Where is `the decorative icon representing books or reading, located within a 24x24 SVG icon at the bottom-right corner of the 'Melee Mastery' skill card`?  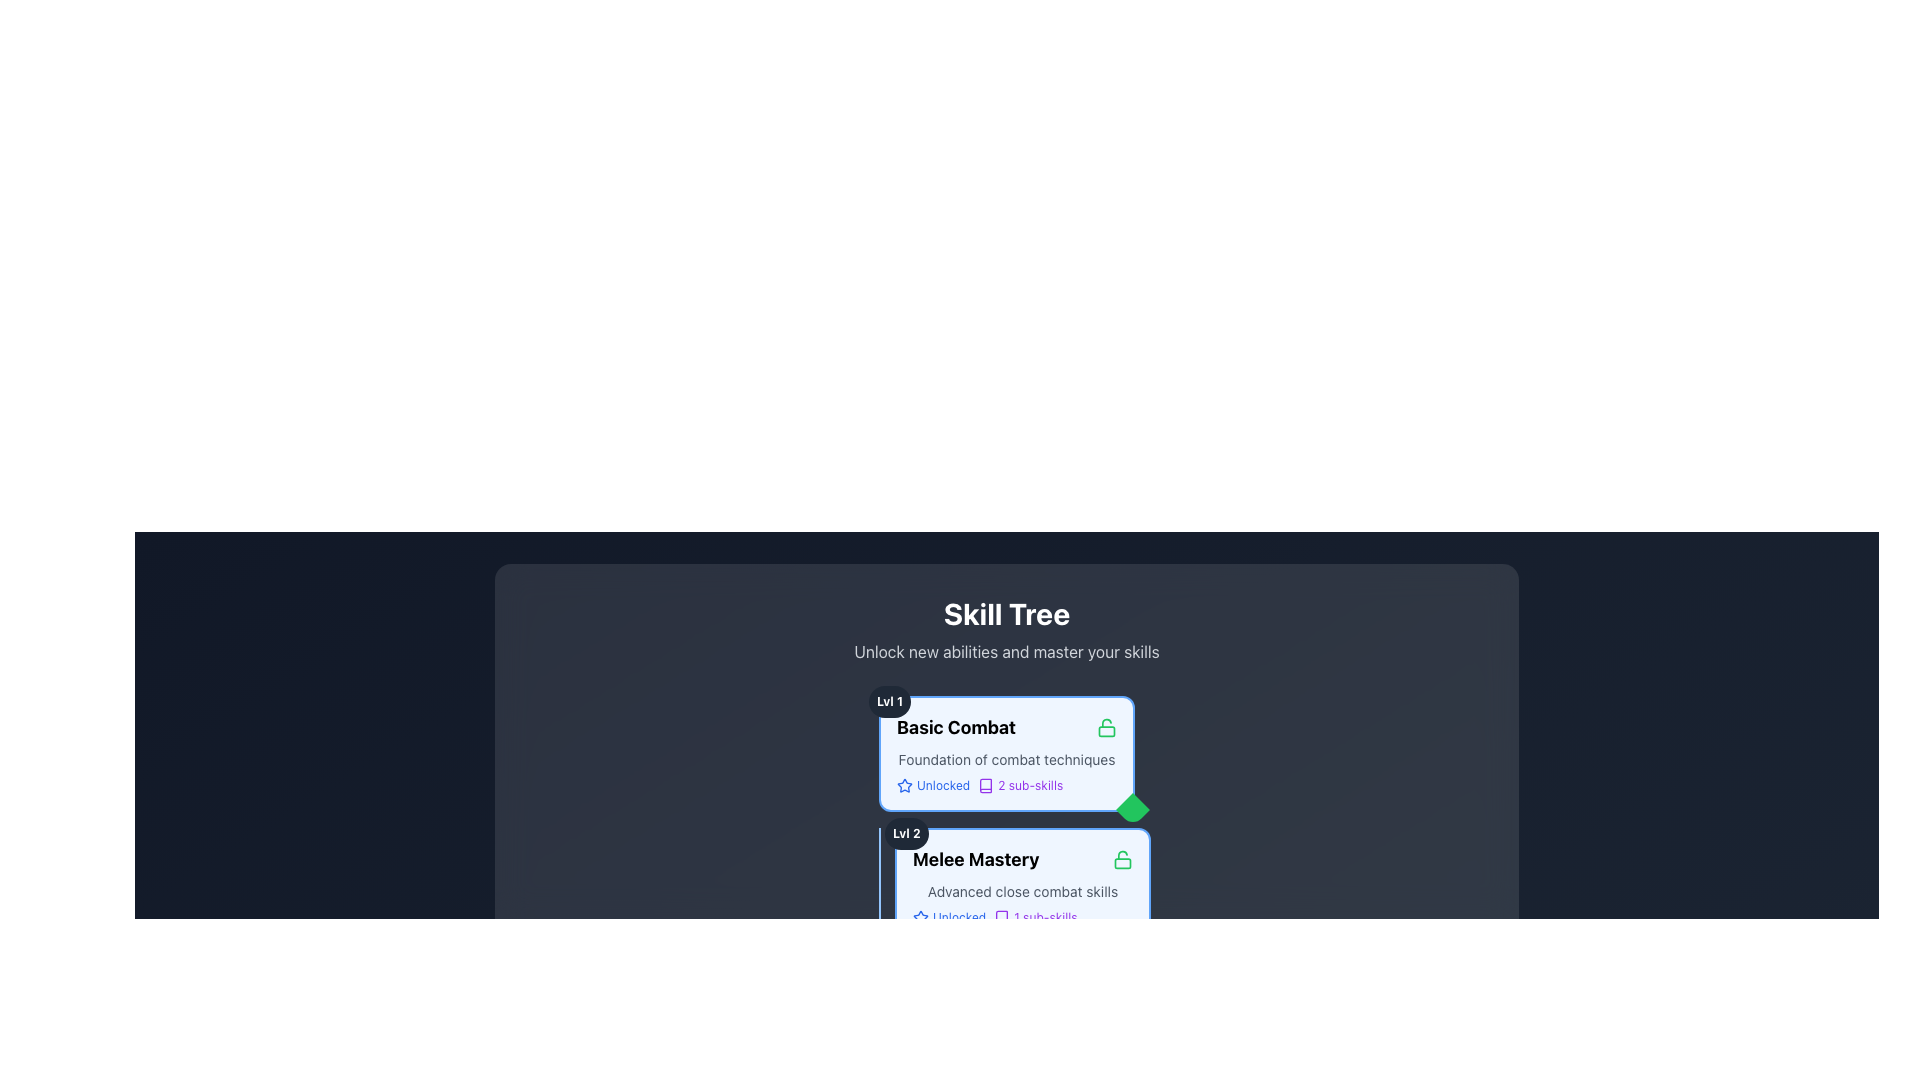 the decorative icon representing books or reading, located within a 24x24 SVG icon at the bottom-right corner of the 'Melee Mastery' skill card is located at coordinates (1002, 918).